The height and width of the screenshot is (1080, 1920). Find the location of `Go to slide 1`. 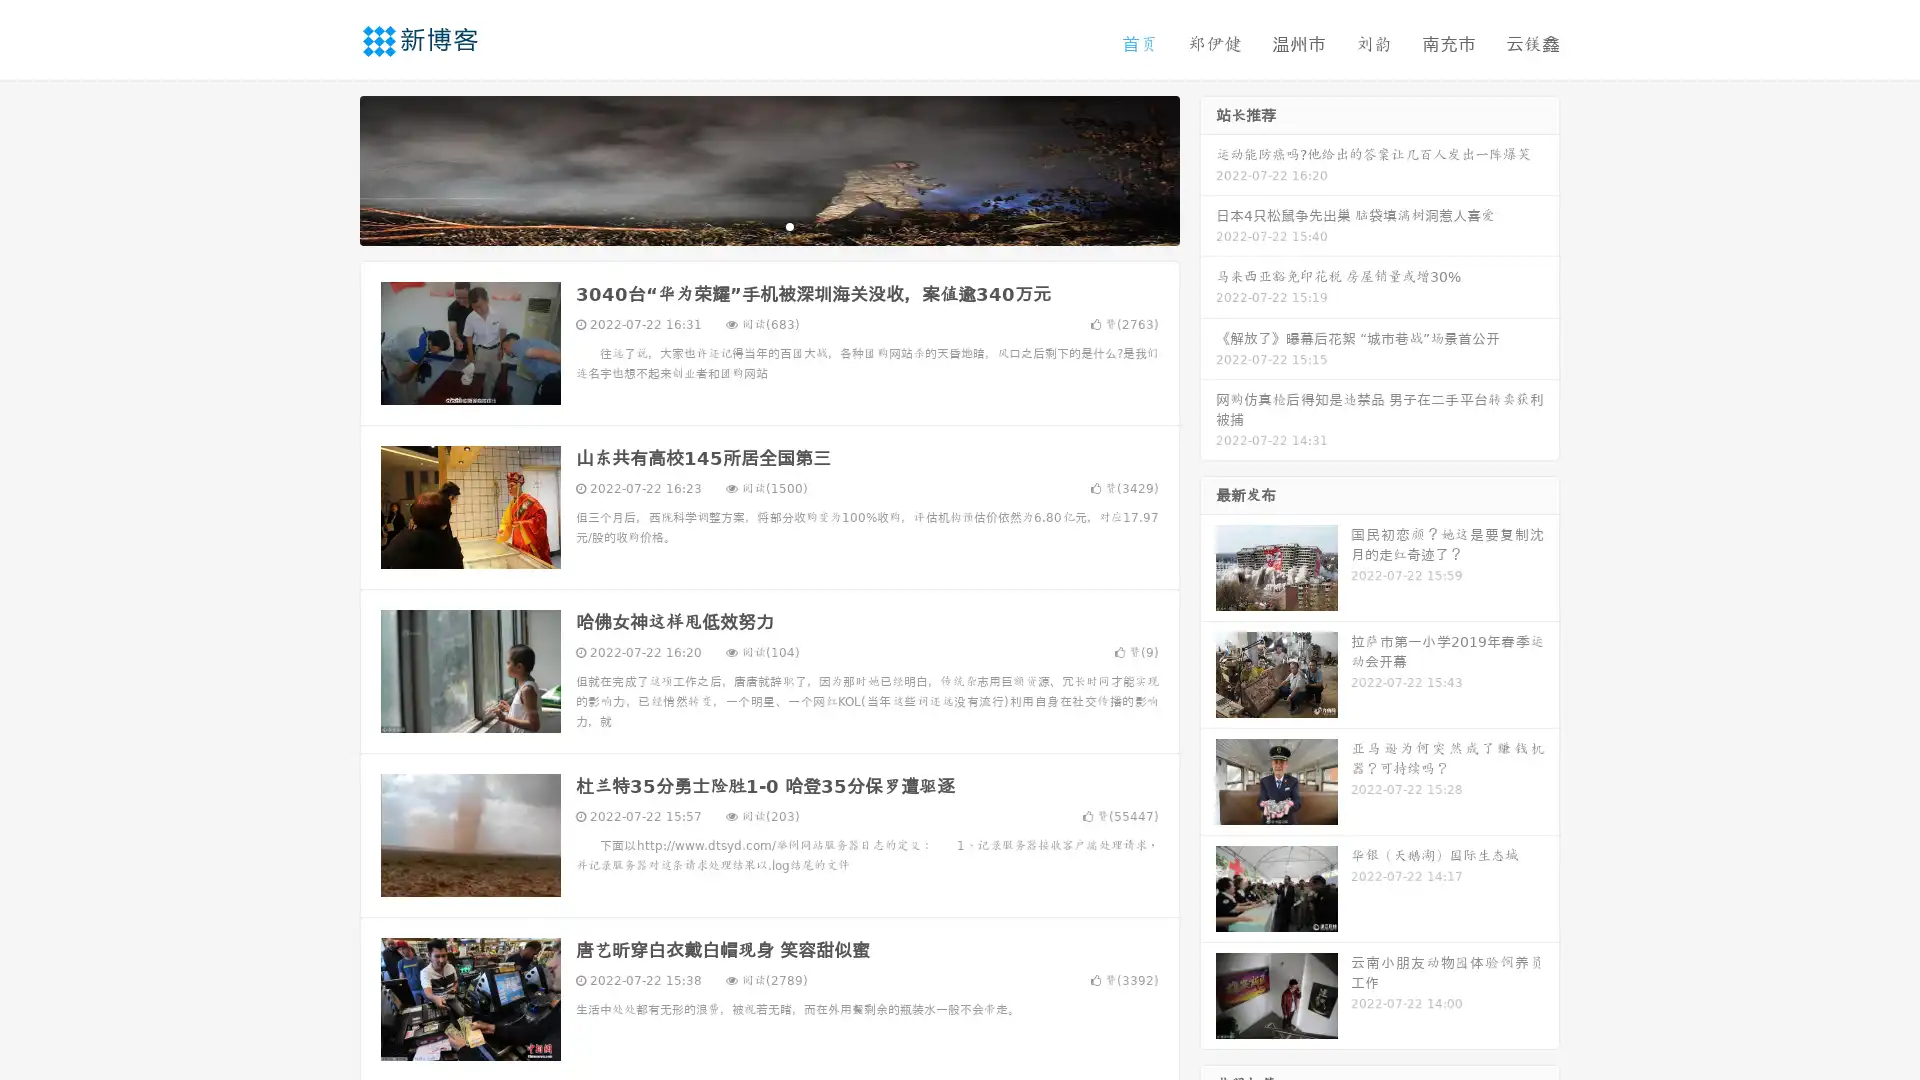

Go to slide 1 is located at coordinates (748, 225).